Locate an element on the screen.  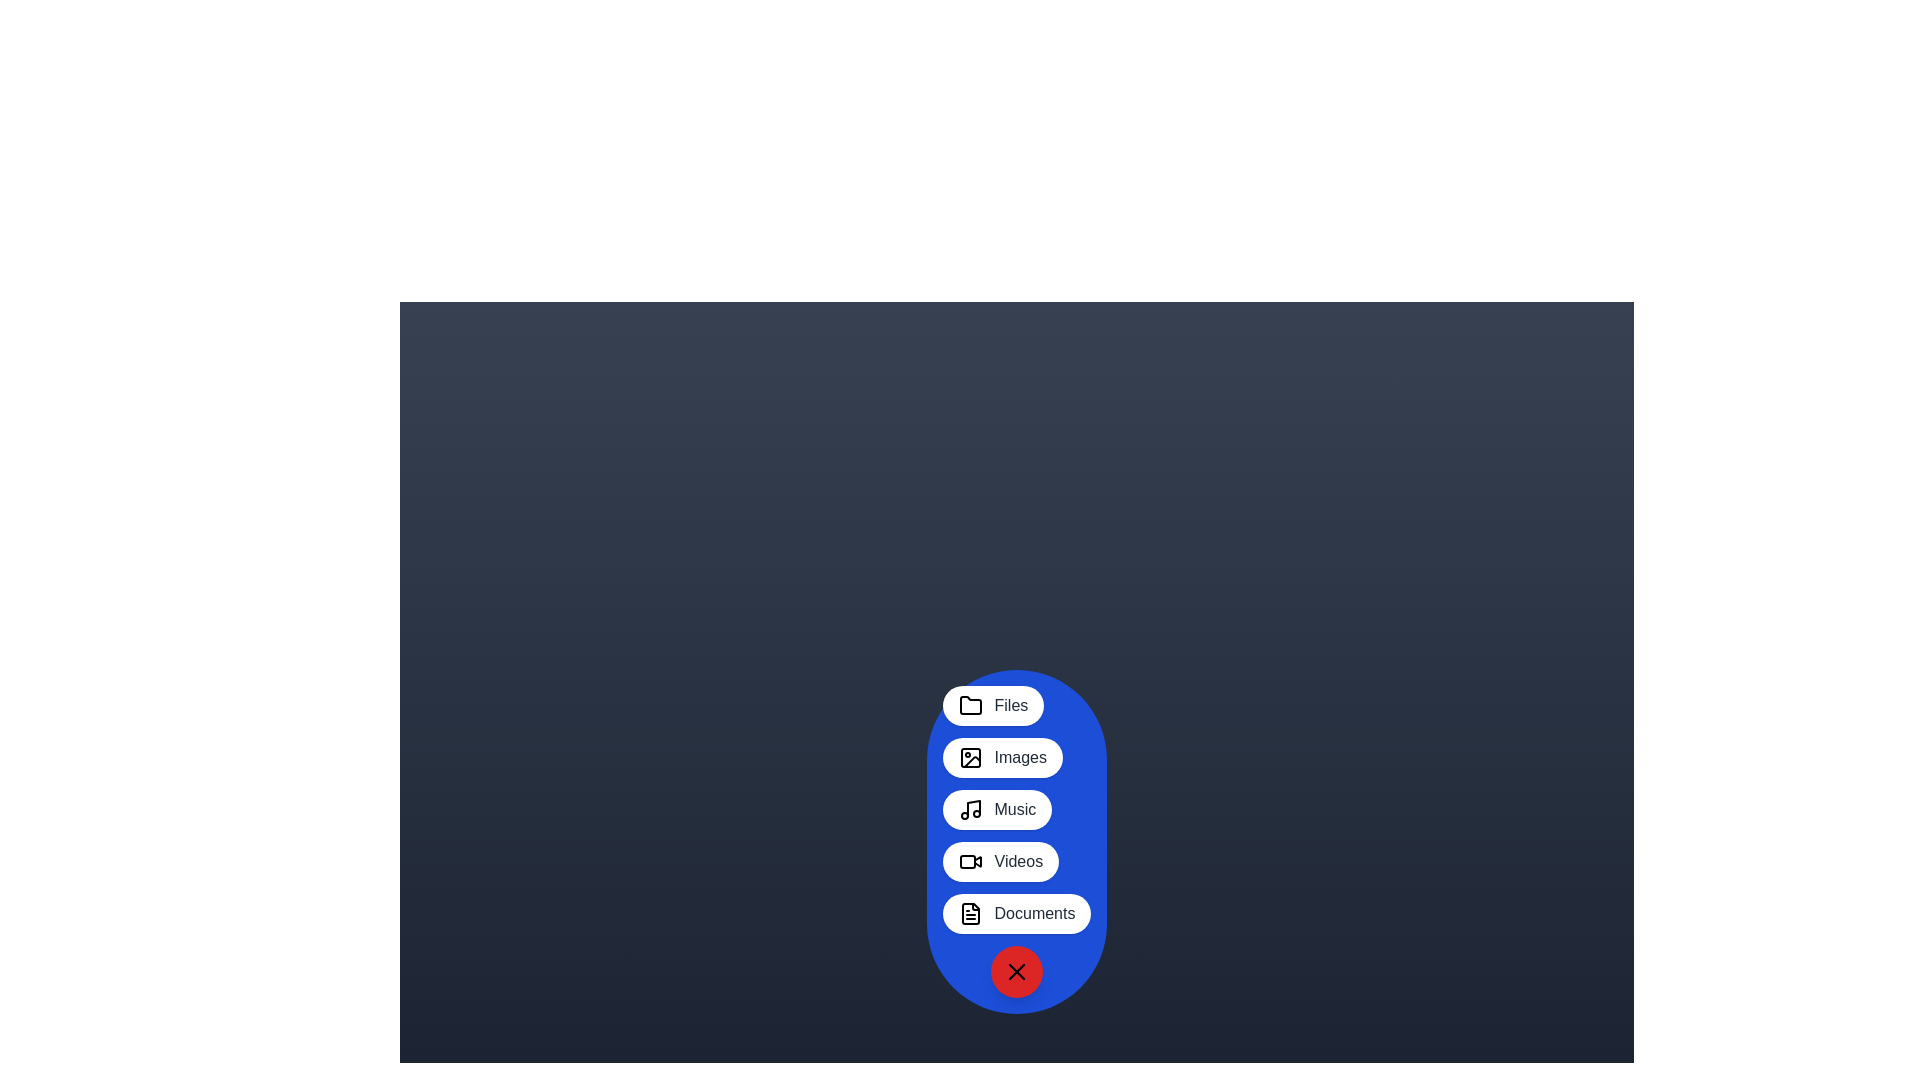
the button labeled 'Images' to observe its hover effect is located at coordinates (1003, 758).